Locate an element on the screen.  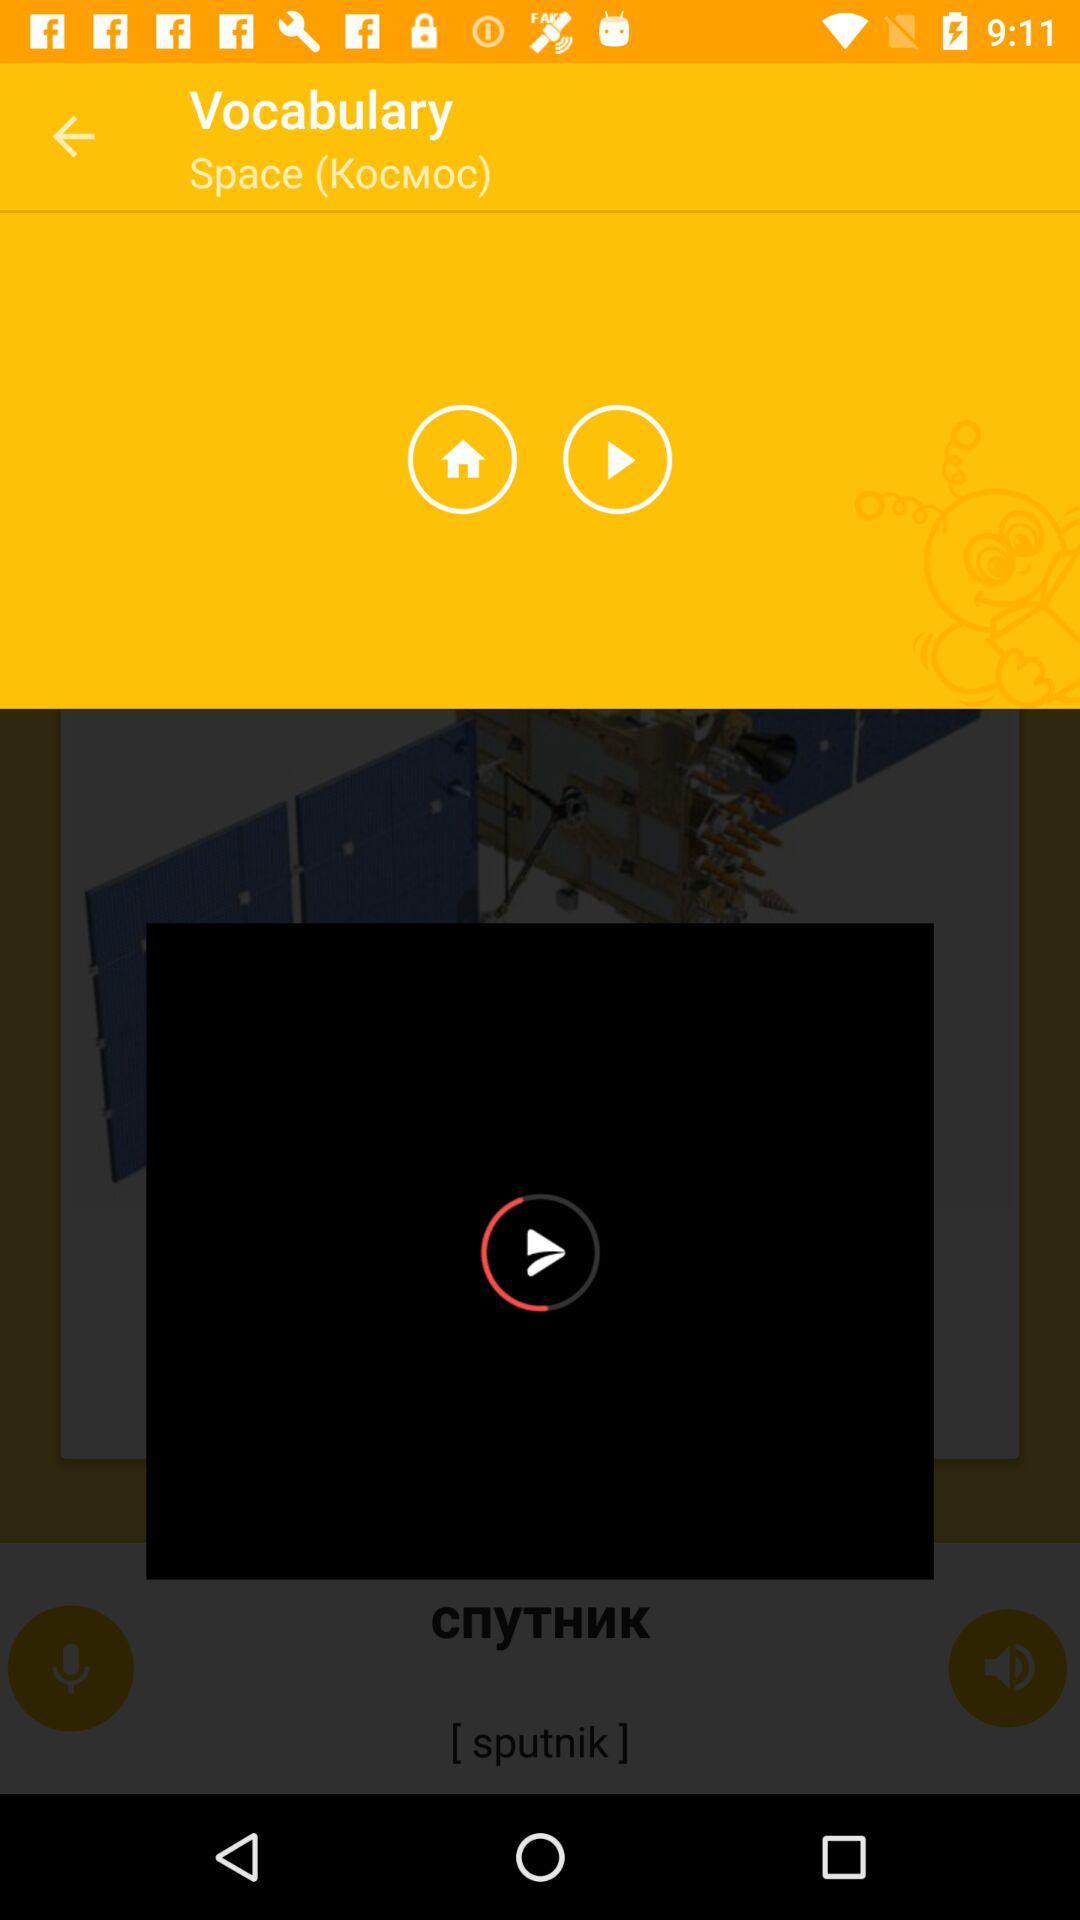
the home icon is located at coordinates (462, 458).